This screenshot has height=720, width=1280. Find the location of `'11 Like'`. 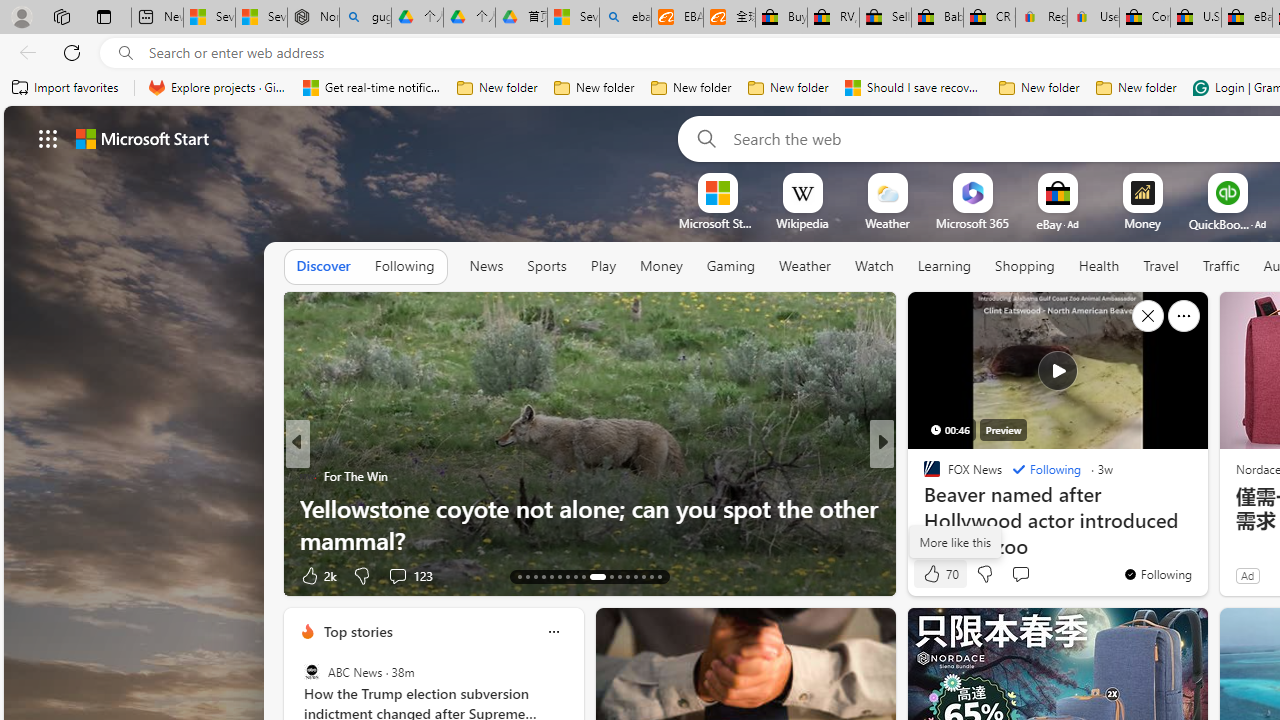

'11 Like' is located at coordinates (933, 575).